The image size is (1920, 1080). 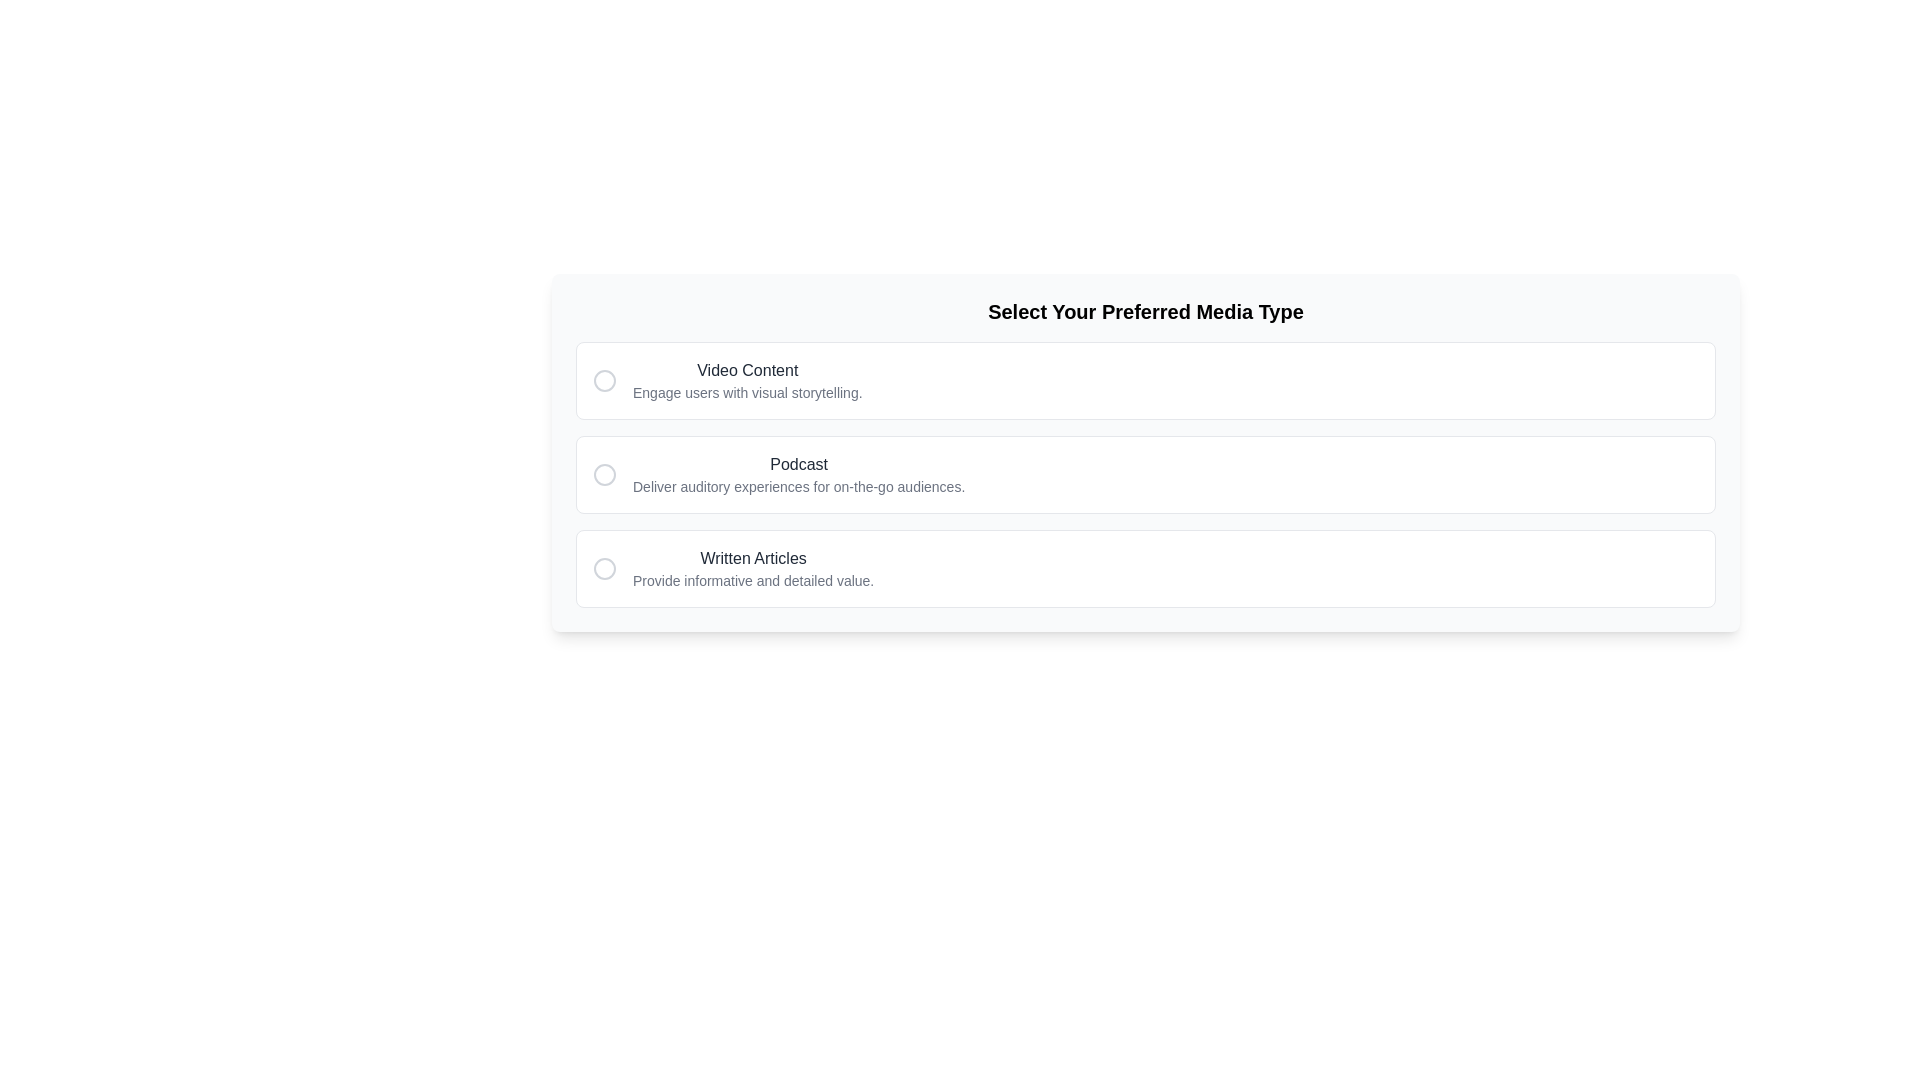 I want to click on the 'Written Articles' label in the 'Select Your Preferred Media Type' form, which is the third option in a vertically stacked list of media type options, so click(x=752, y=559).